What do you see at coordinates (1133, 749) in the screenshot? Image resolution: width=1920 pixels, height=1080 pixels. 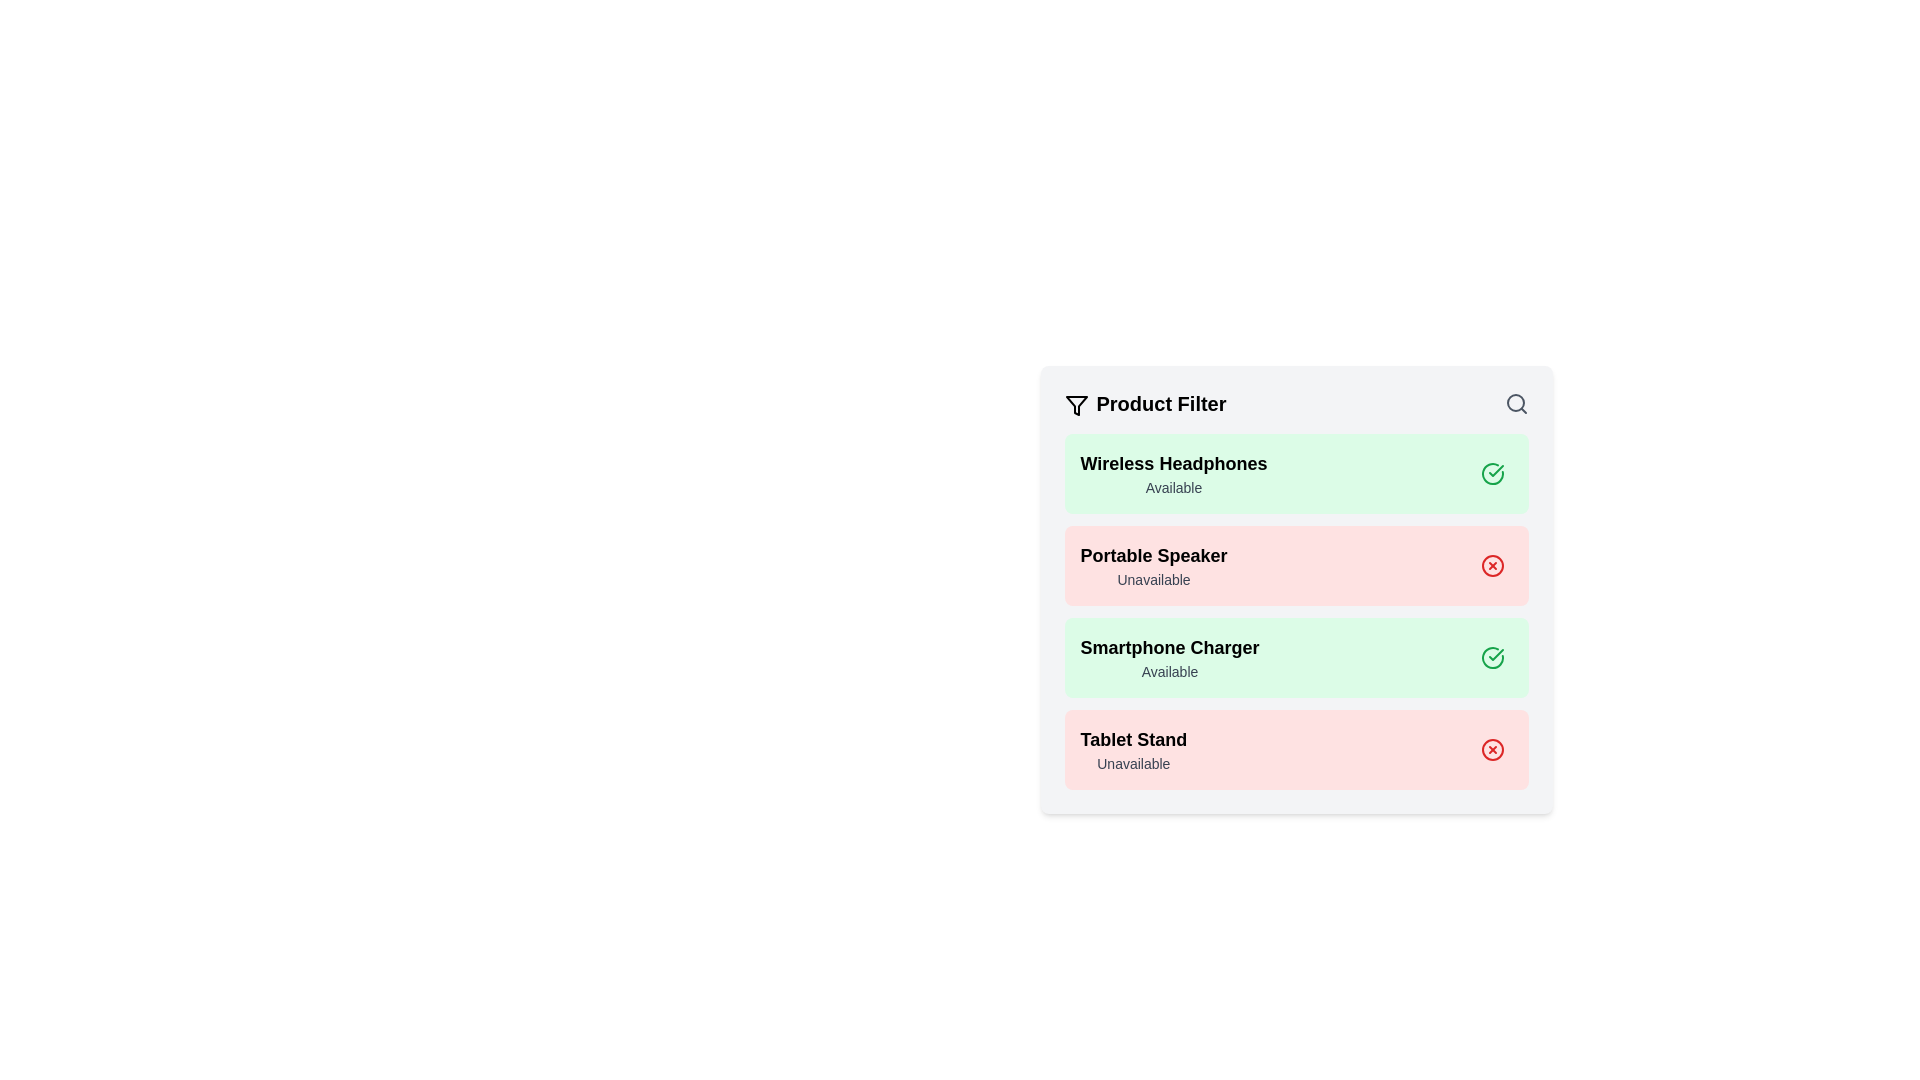 I see `the 'Tablet Stand' text component that displays 'Unavailable' below it, which is part of the last entry in the product cards list under the 'Product Filter' panel` at bounding box center [1133, 749].